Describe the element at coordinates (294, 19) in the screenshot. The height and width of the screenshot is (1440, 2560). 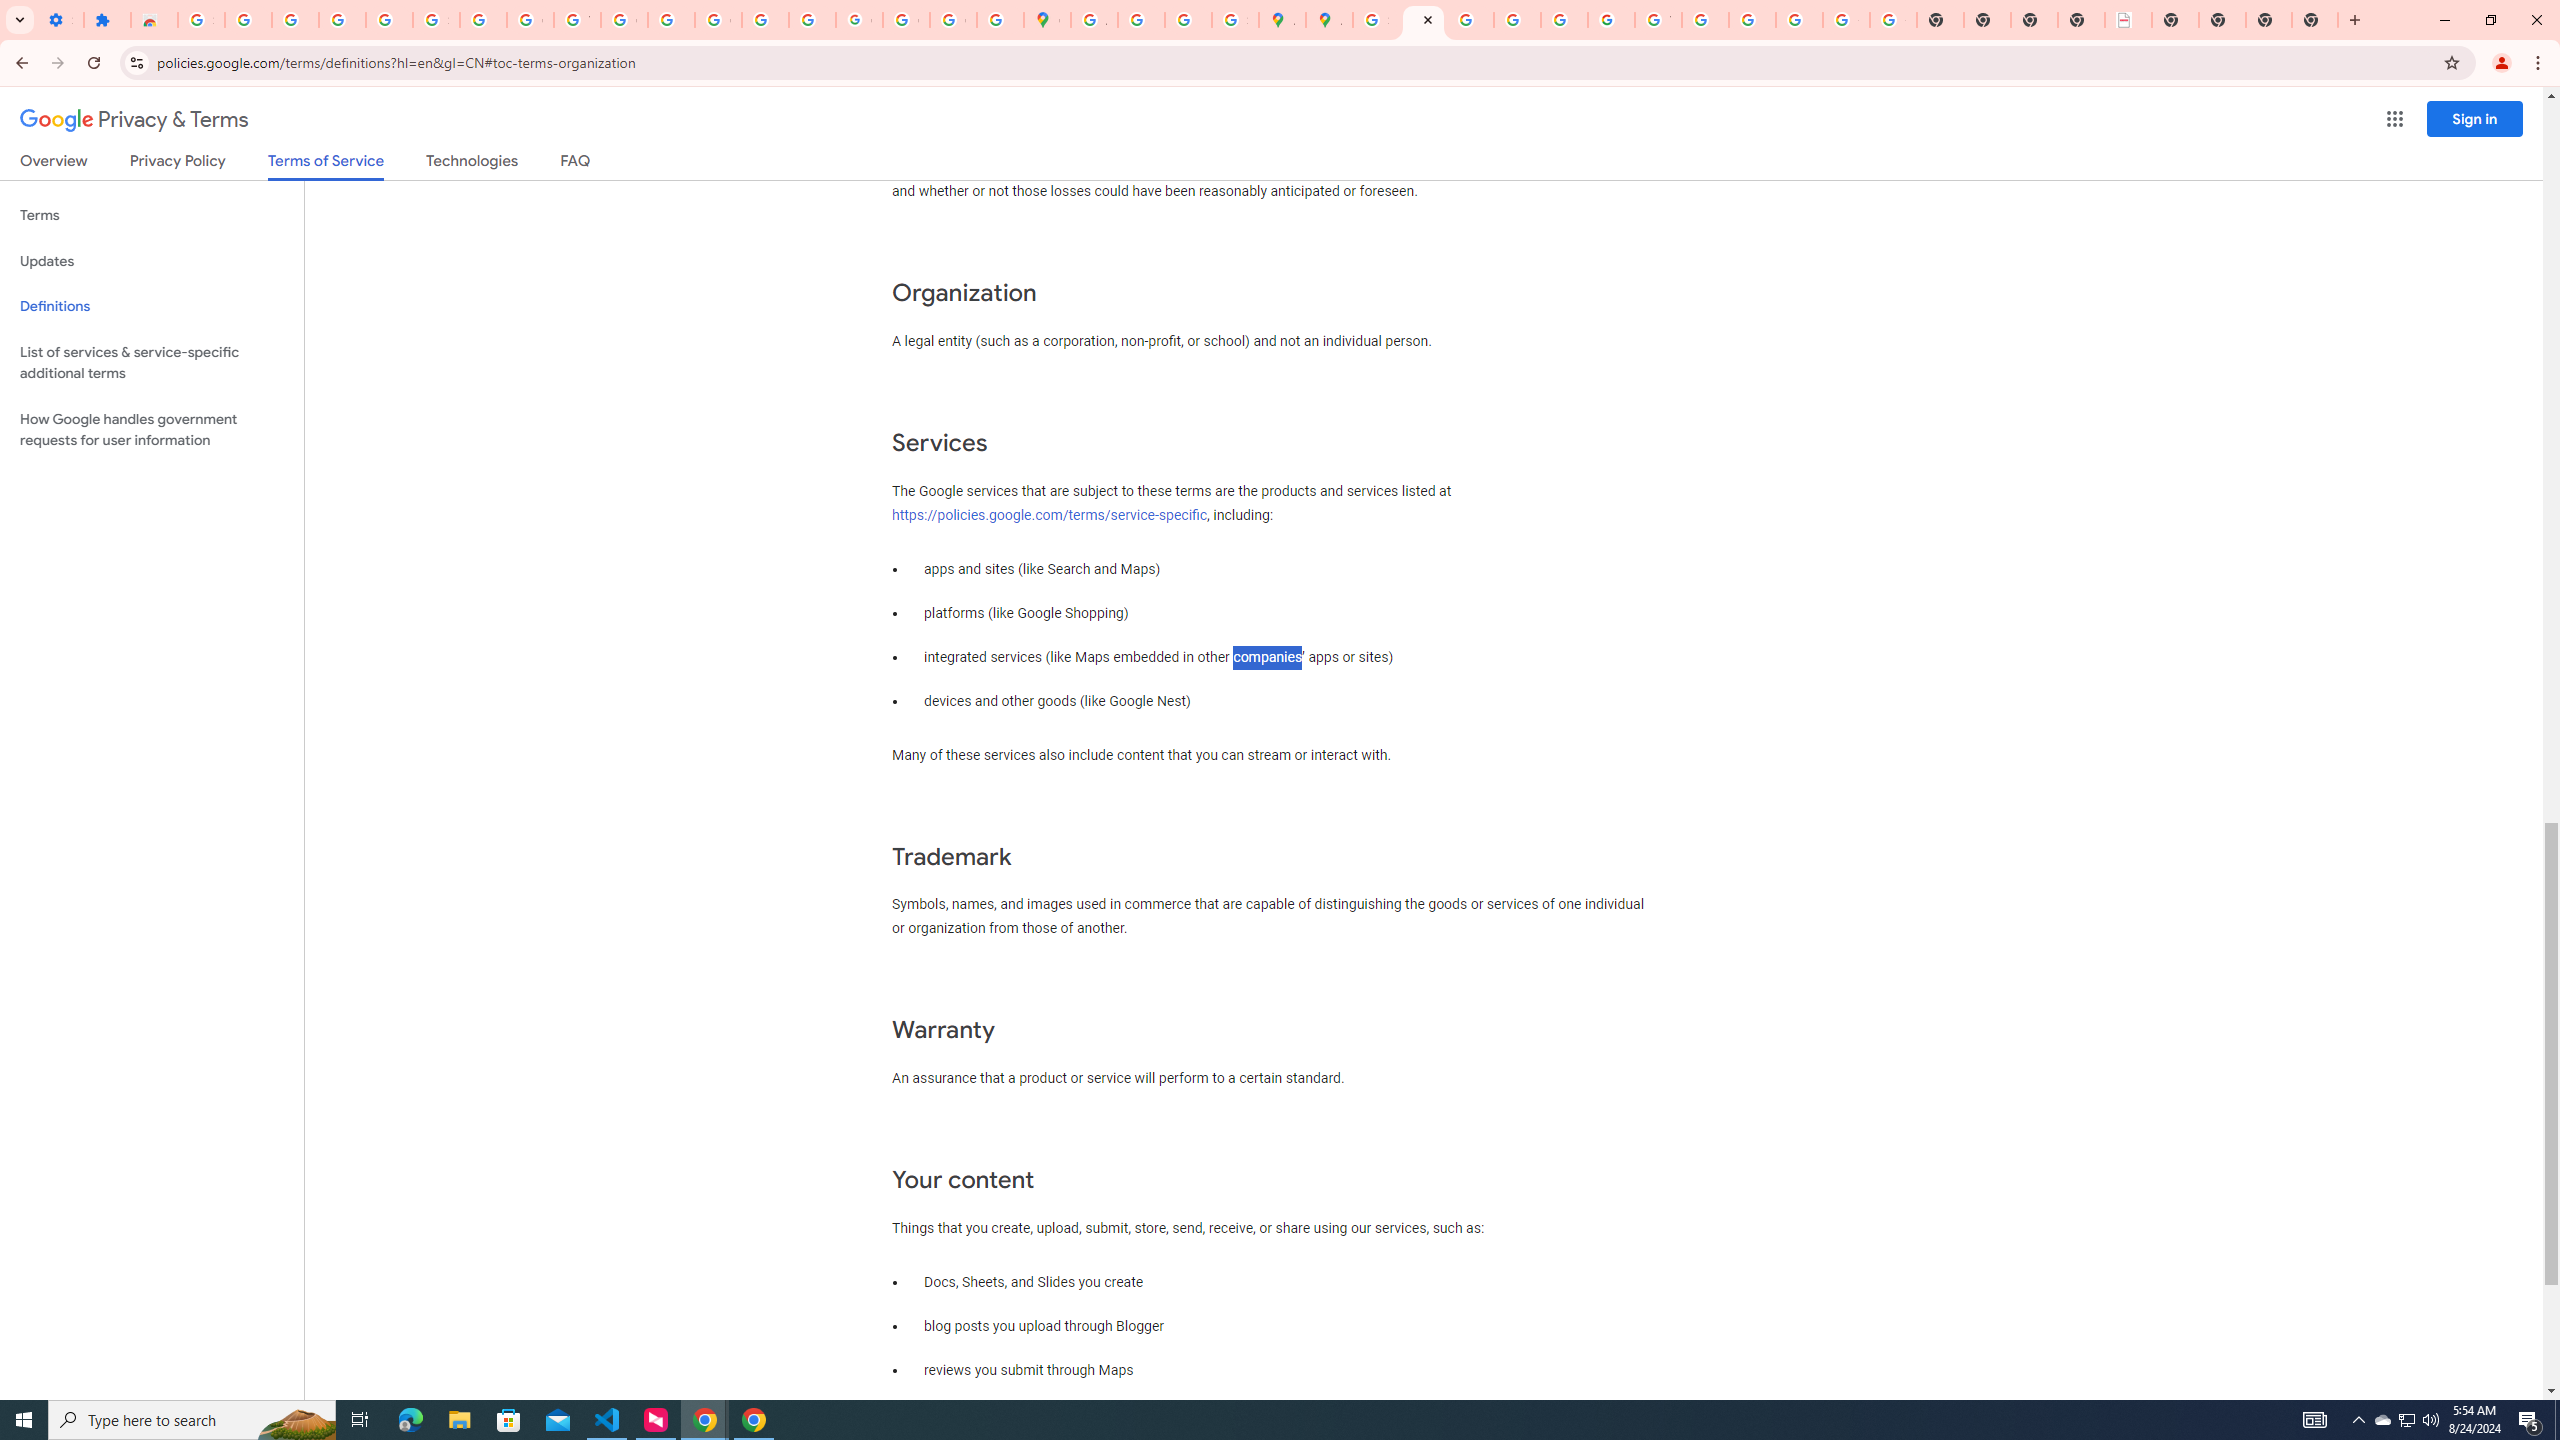
I see `'Delete photos & videos - Computer - Google Photos Help'` at that location.